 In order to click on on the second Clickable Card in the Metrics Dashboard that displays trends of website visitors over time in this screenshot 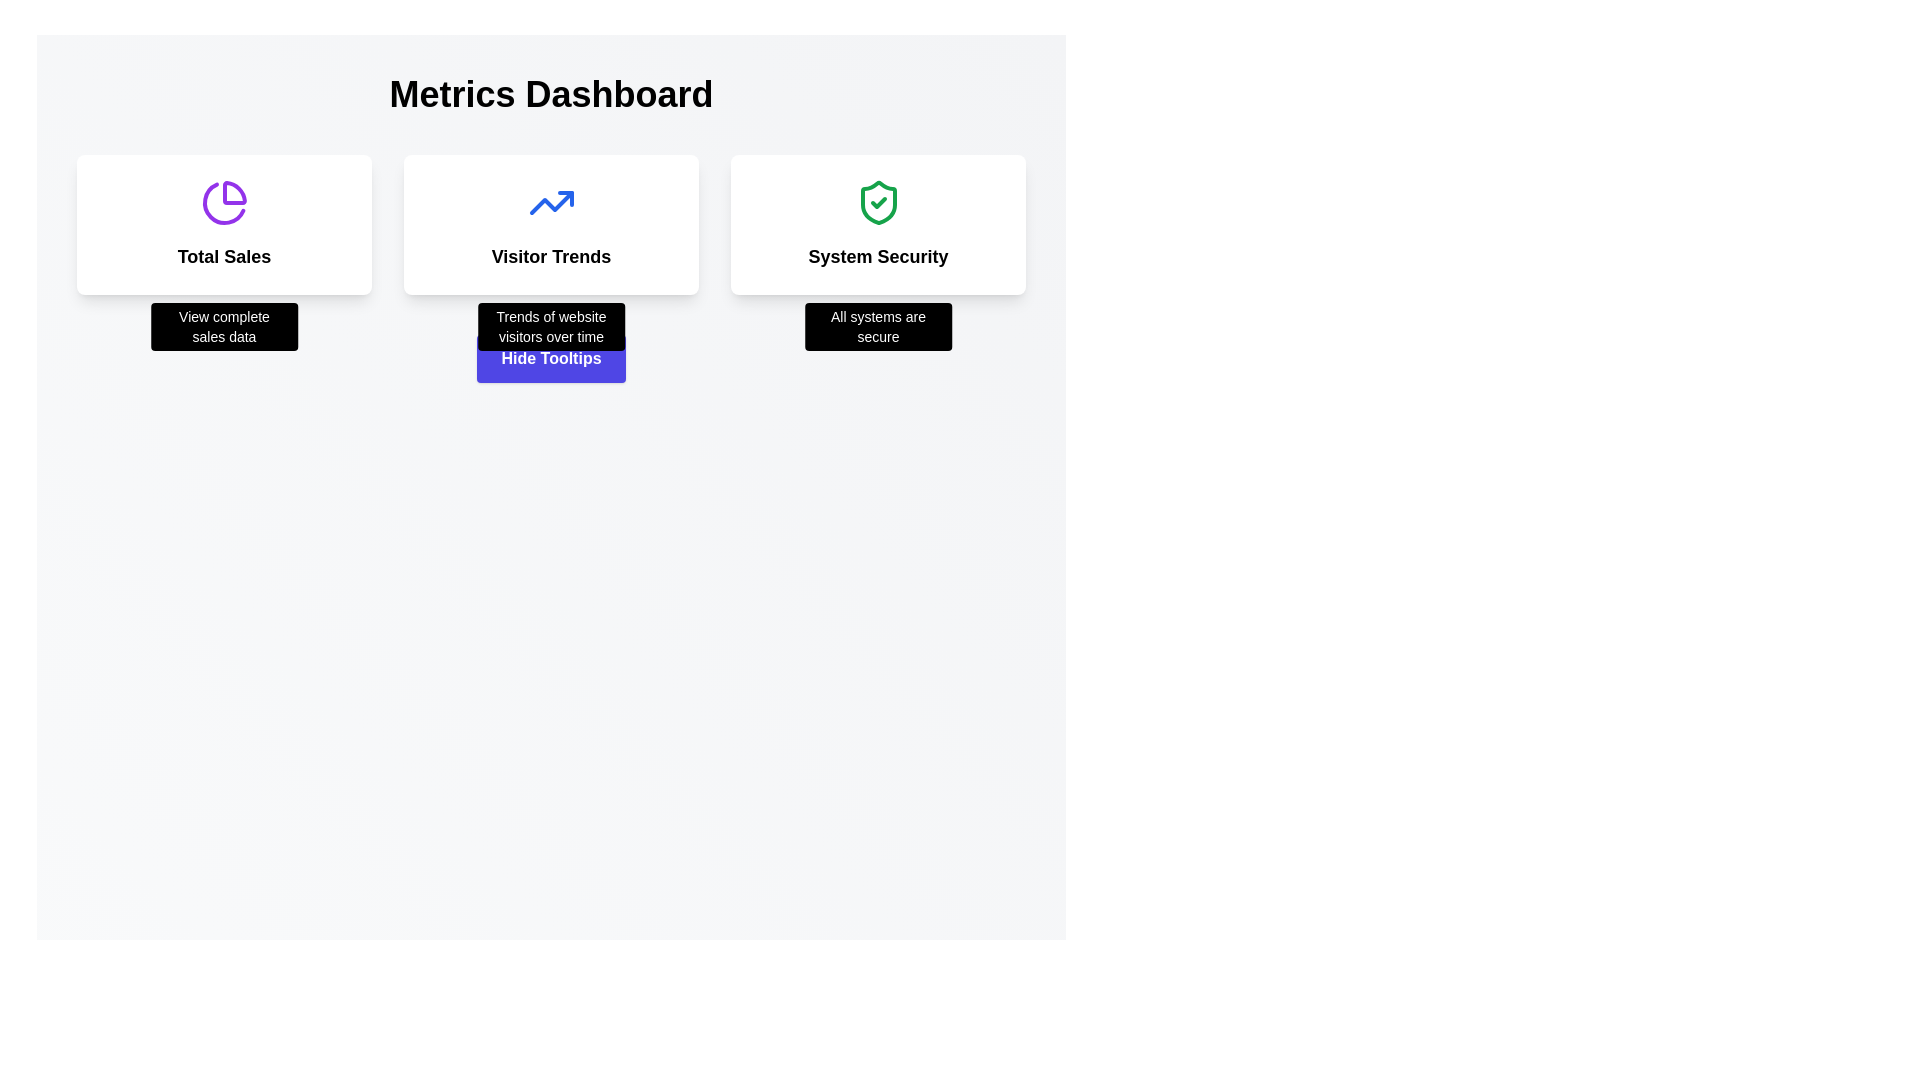, I will do `click(551, 224)`.